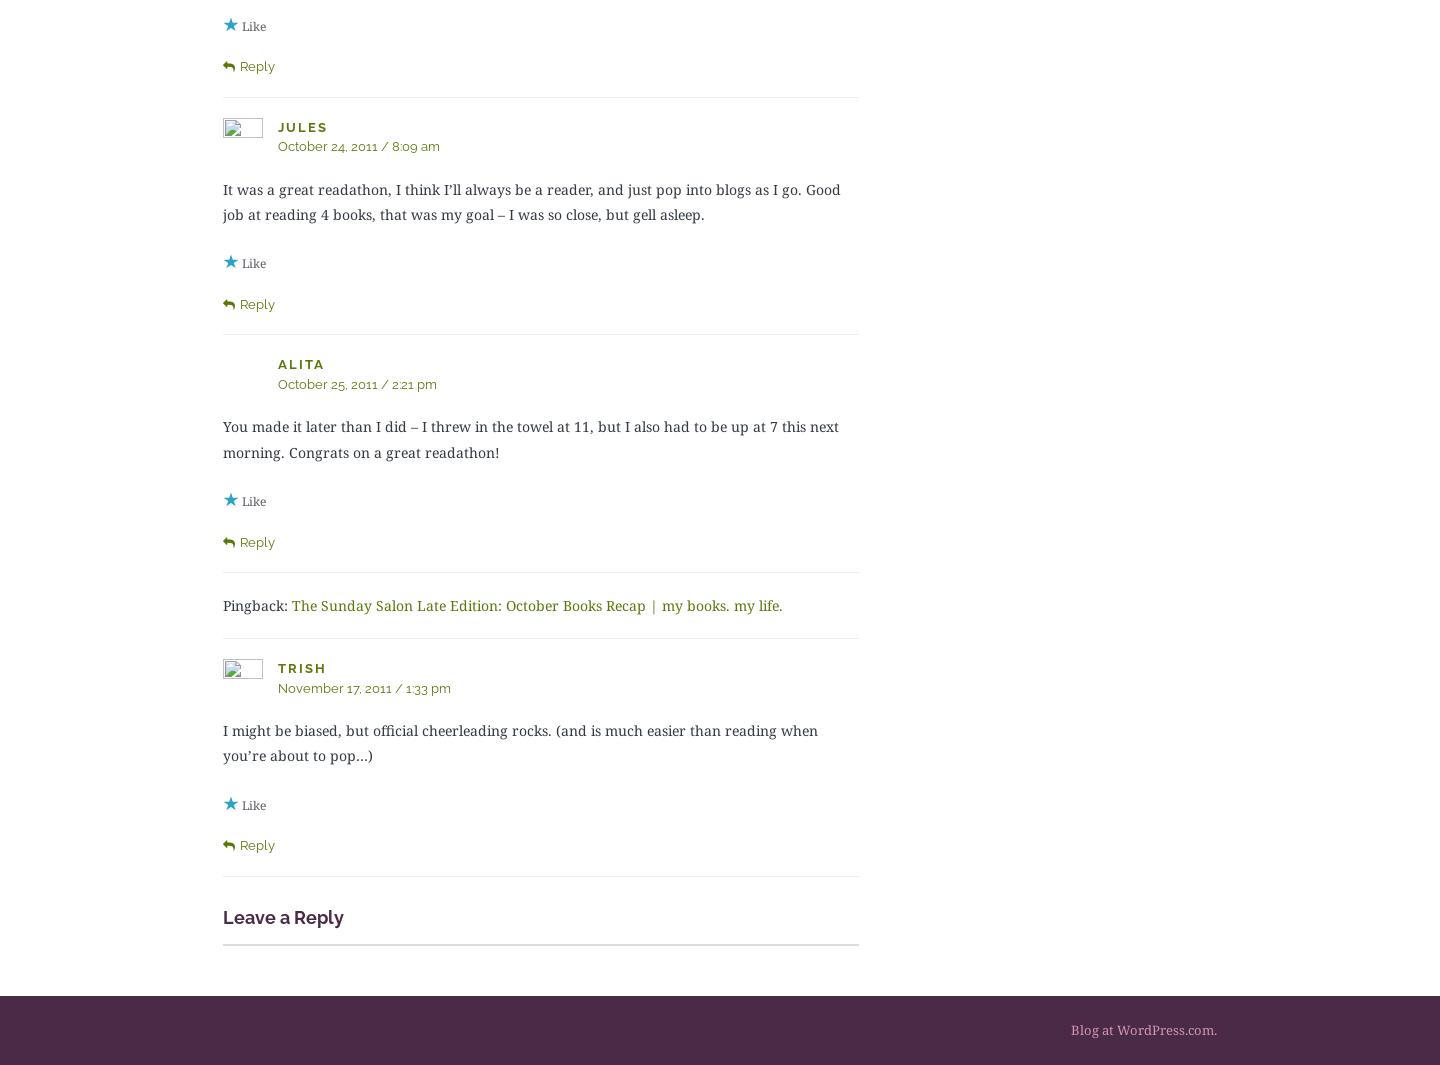 This screenshot has height=1065, width=1440. Describe the element at coordinates (301, 363) in the screenshot. I see `'Alita'` at that location.